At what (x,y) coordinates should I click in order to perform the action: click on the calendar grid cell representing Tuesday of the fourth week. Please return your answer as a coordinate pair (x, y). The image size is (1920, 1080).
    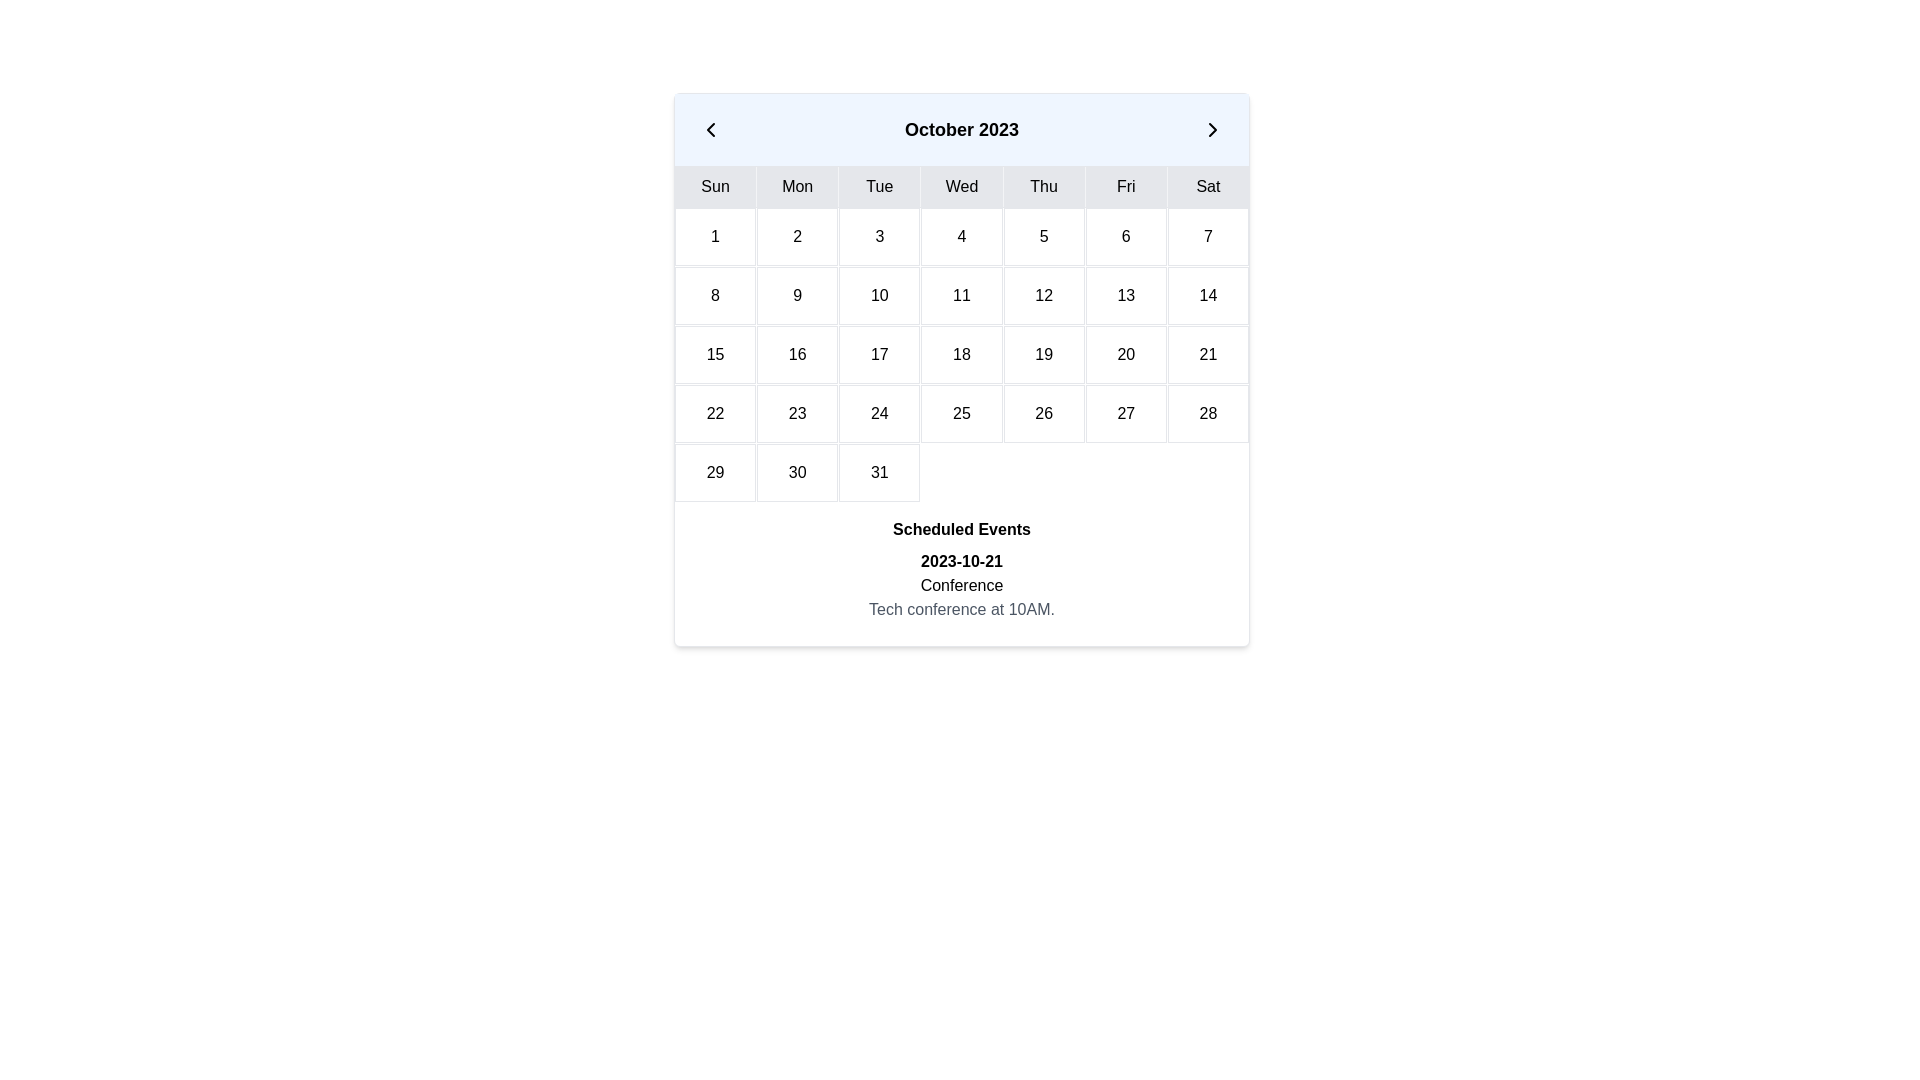
    Looking at the image, I should click on (796, 412).